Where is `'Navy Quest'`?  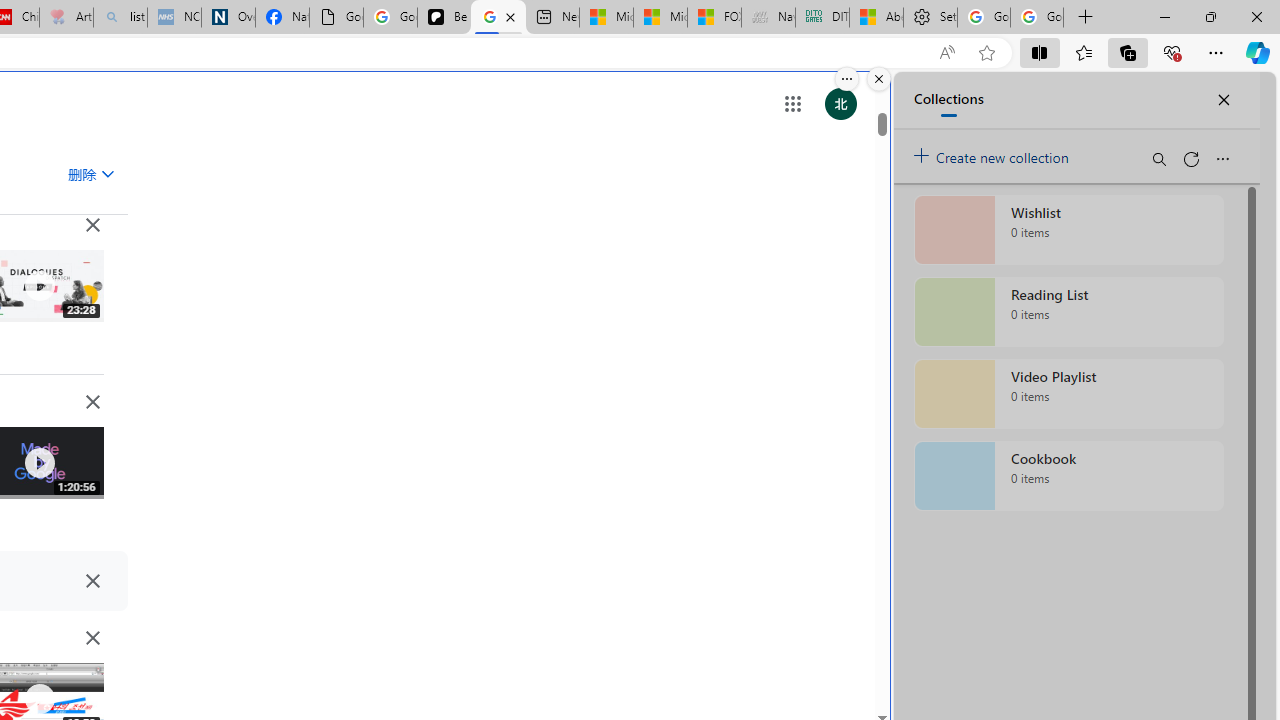
'Navy Quest' is located at coordinates (767, 17).